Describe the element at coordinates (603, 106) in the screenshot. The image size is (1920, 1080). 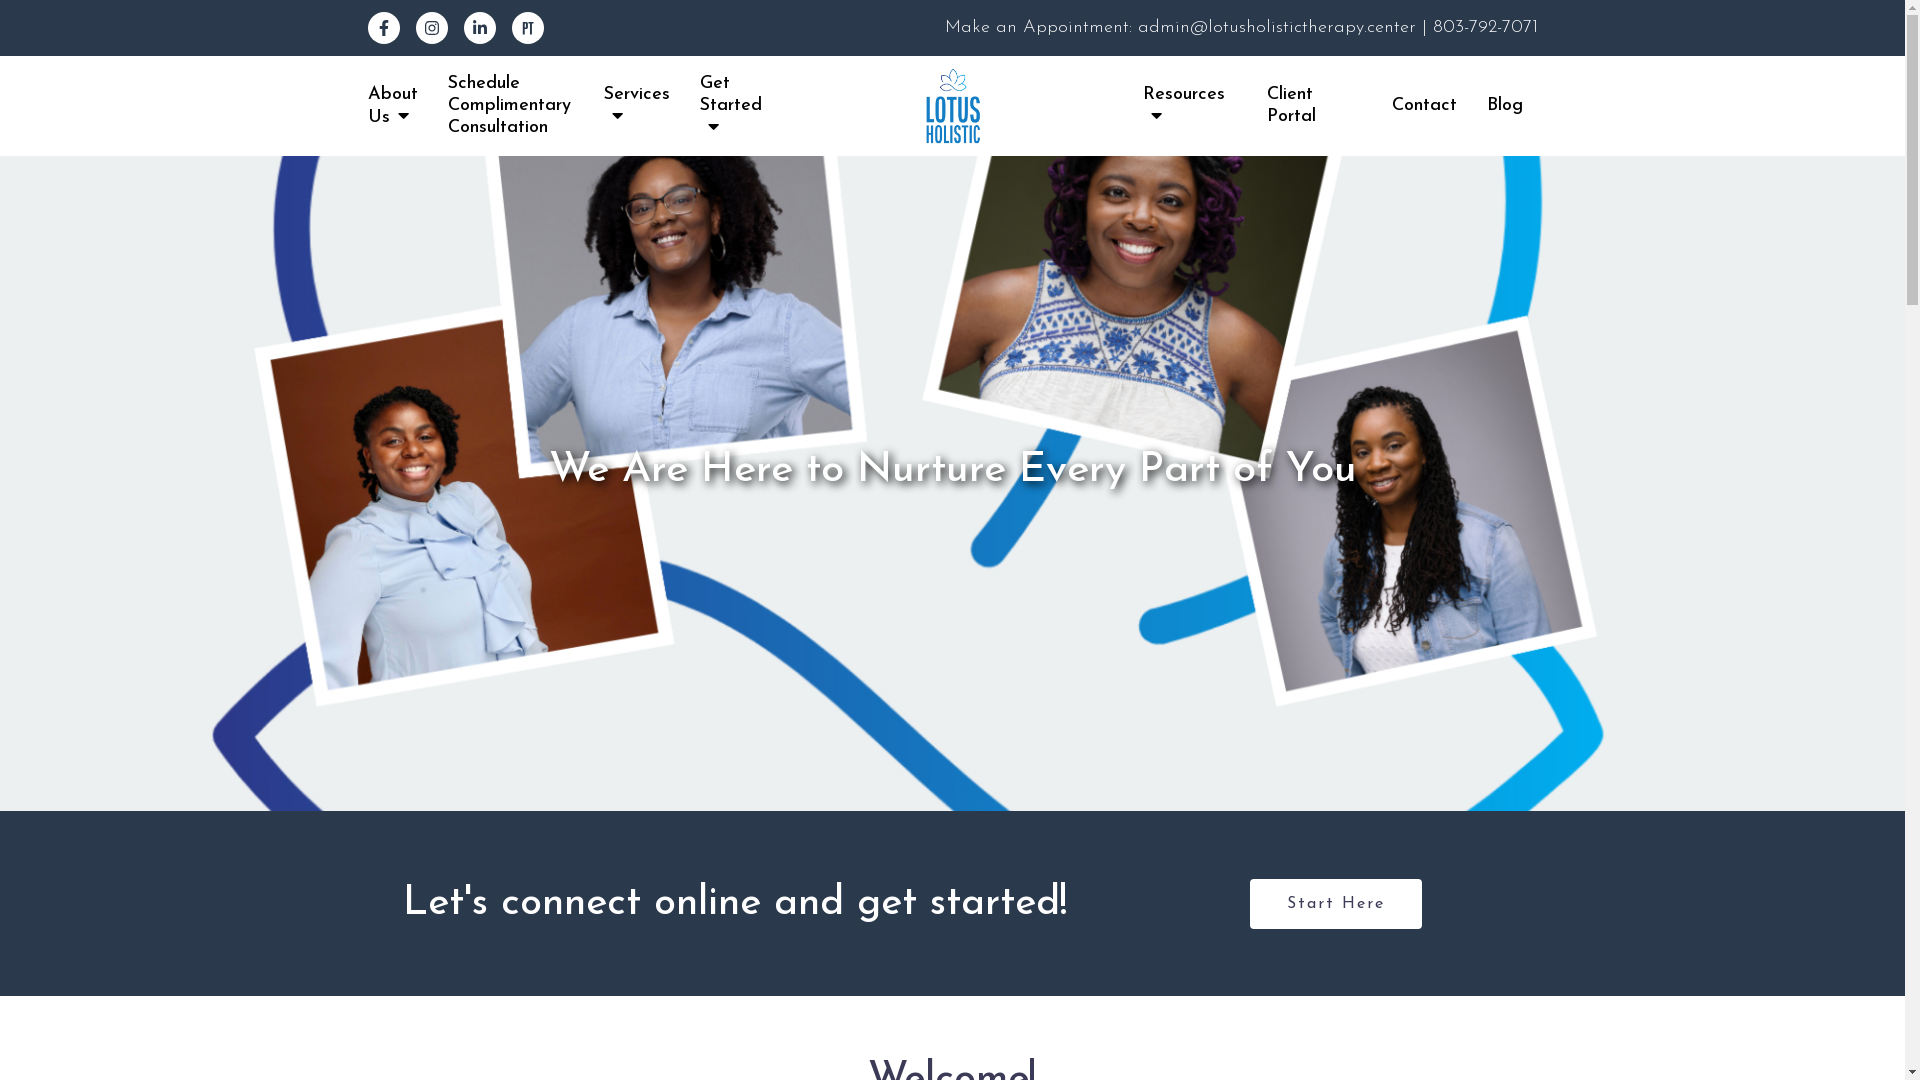
I see `'Services'` at that location.